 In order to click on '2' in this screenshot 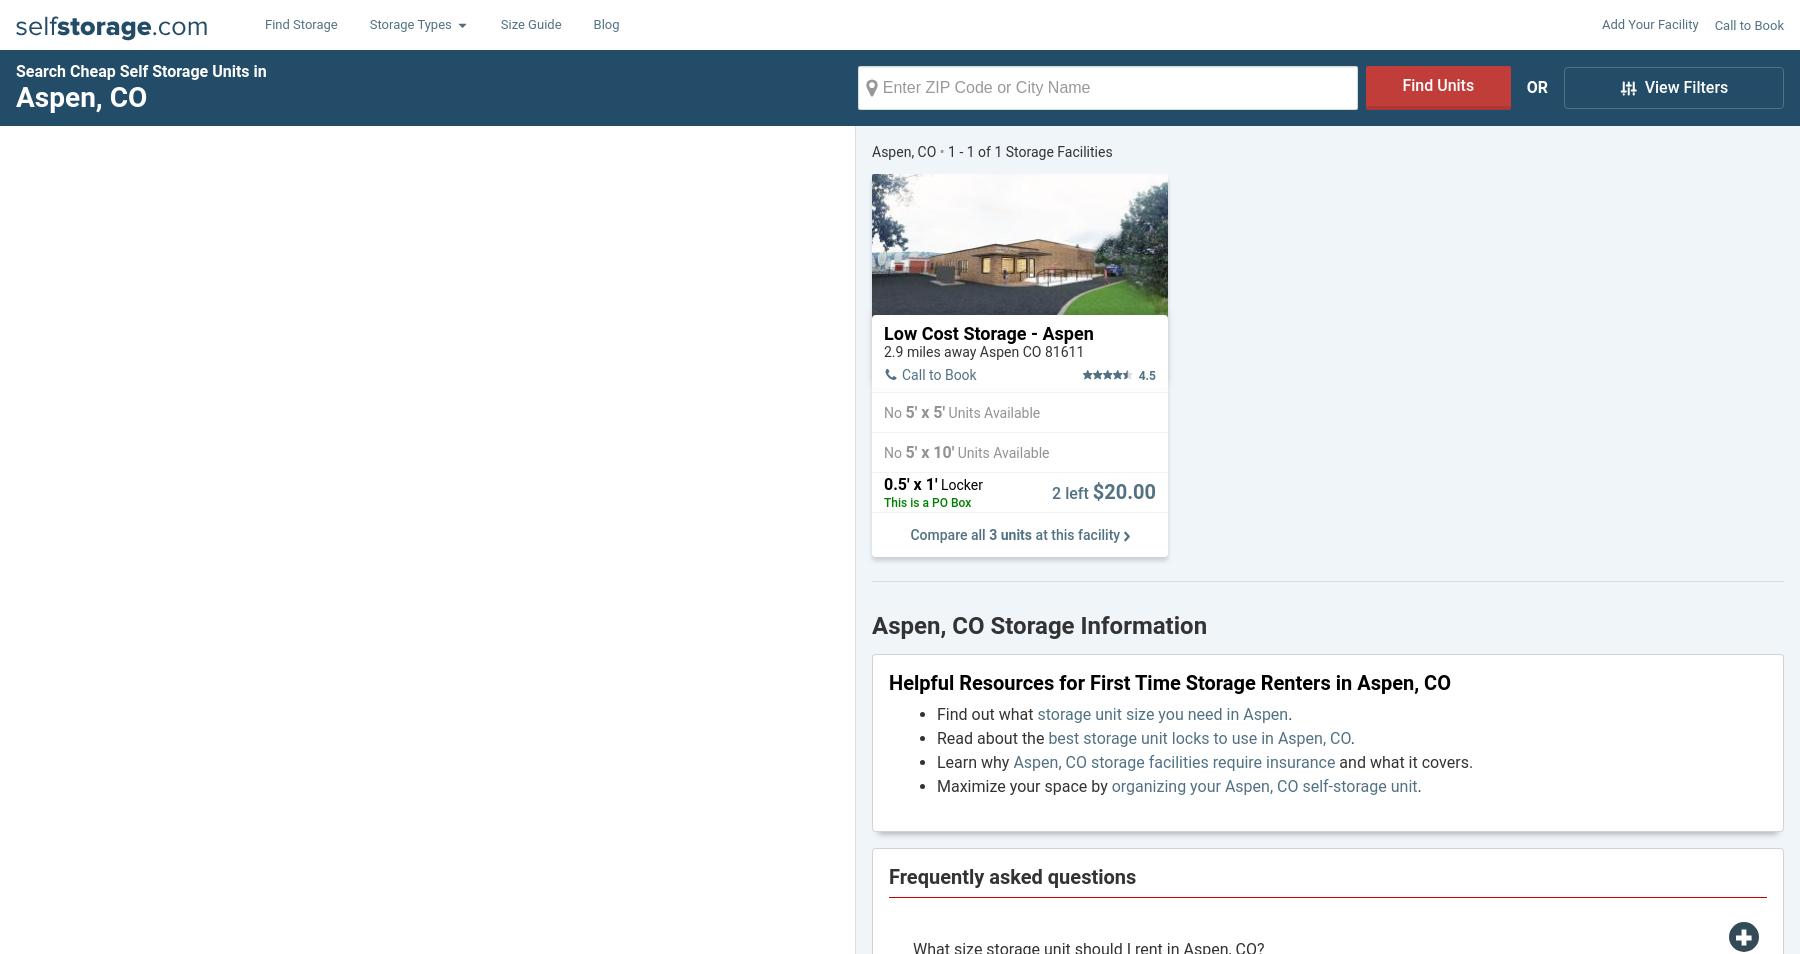, I will do `click(1051, 491)`.